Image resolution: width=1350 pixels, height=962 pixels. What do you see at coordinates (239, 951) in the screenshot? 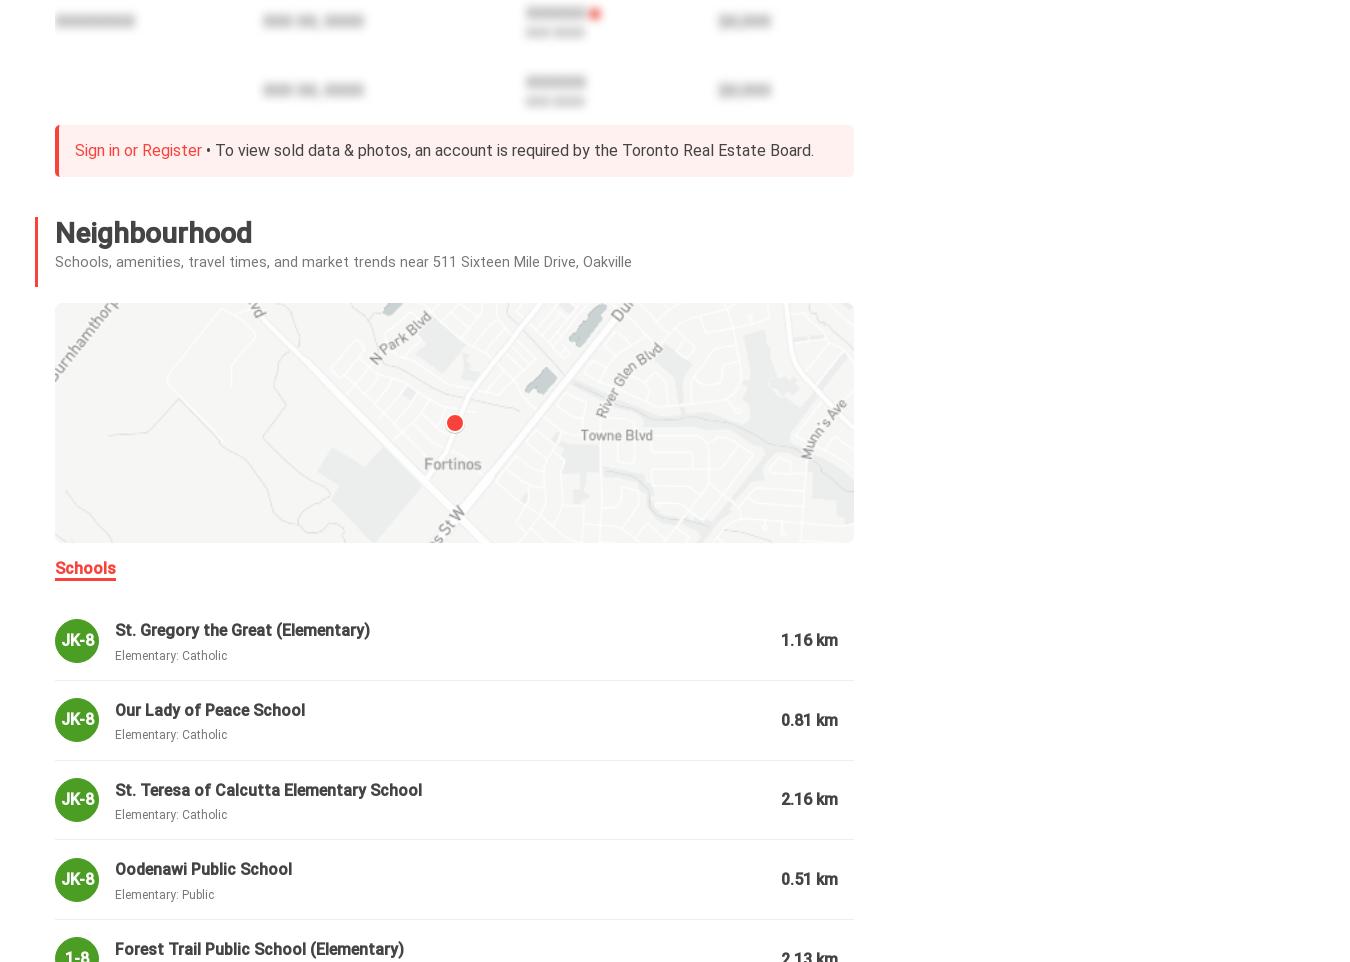
I see `'Unknown'` at bounding box center [239, 951].